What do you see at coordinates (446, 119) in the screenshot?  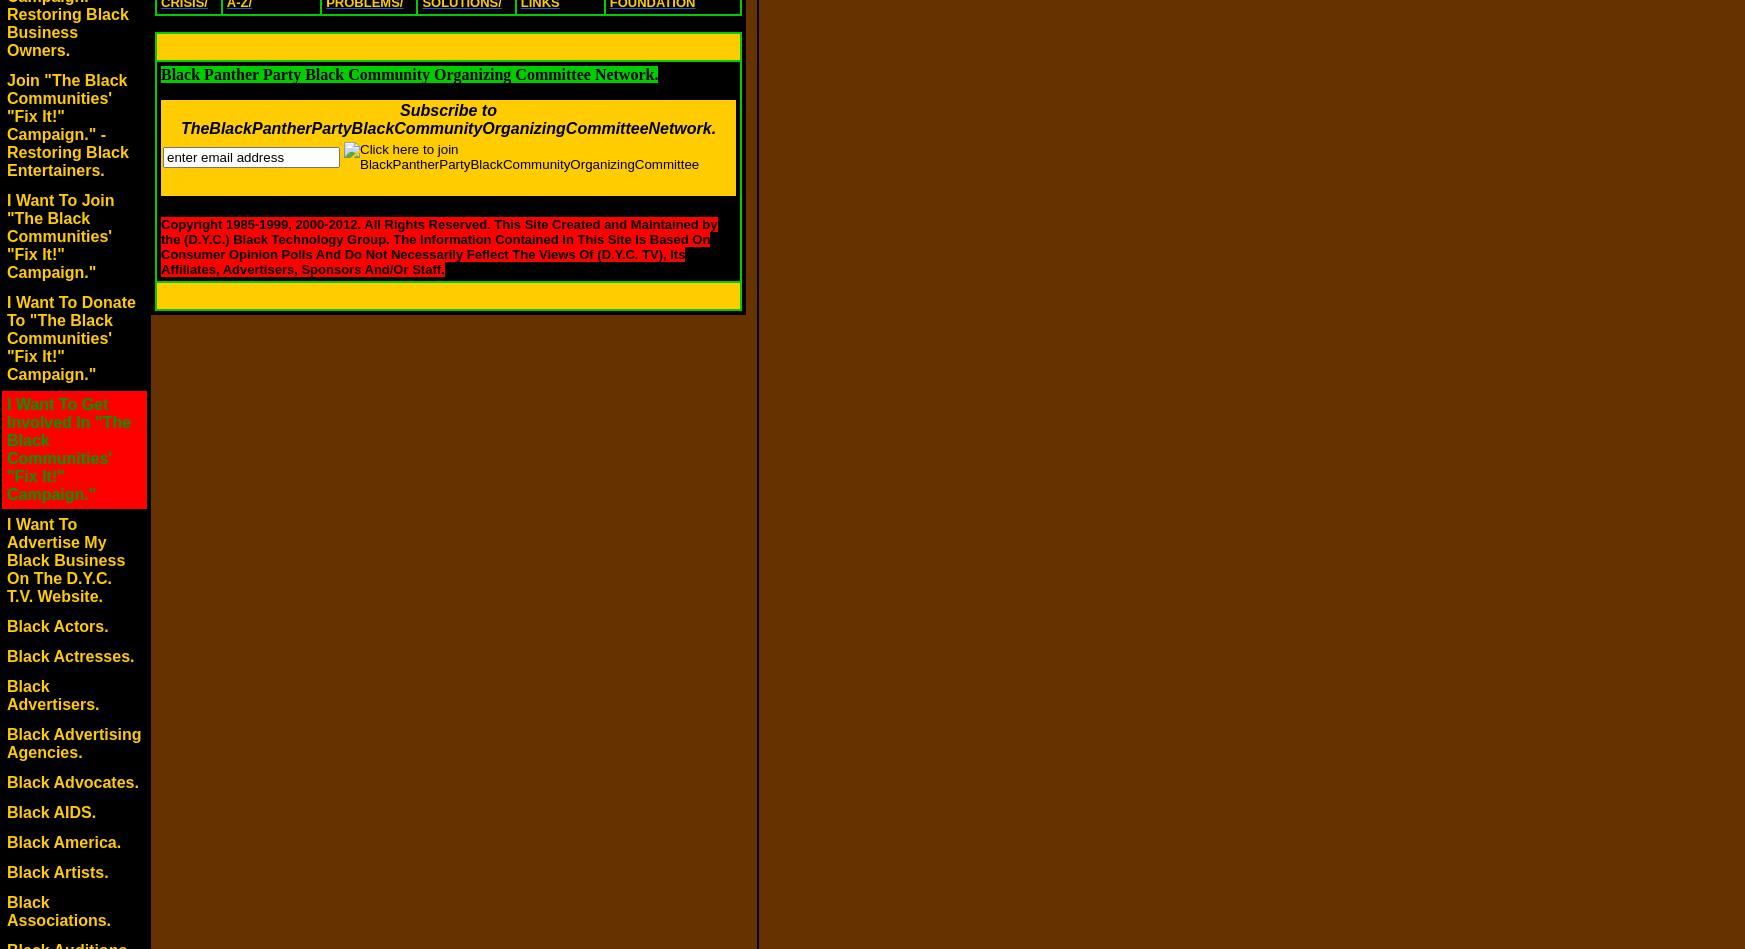 I see `'Subscribe to TheBlackPantherPartyBlackCommunityOrganizingCommitteeNetwork.'` at bounding box center [446, 119].